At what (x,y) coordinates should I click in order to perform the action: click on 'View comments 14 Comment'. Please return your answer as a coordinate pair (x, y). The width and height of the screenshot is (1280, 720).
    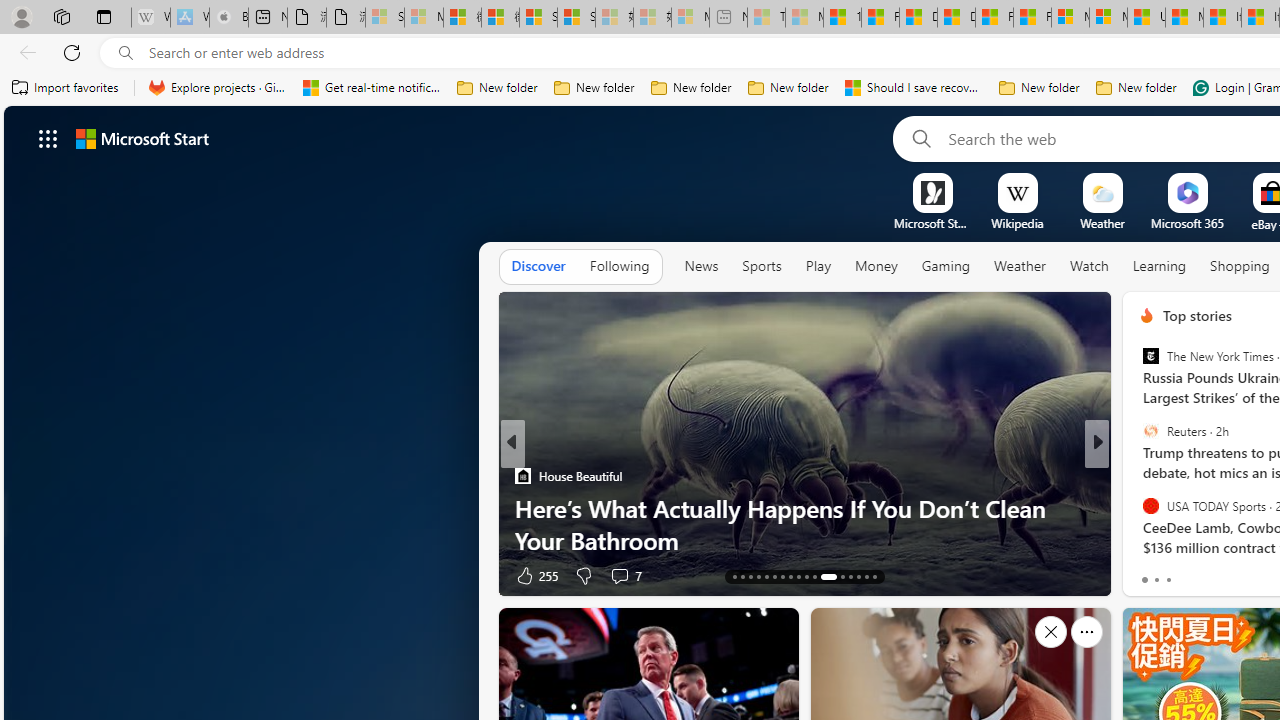
    Looking at the image, I should click on (11, 575).